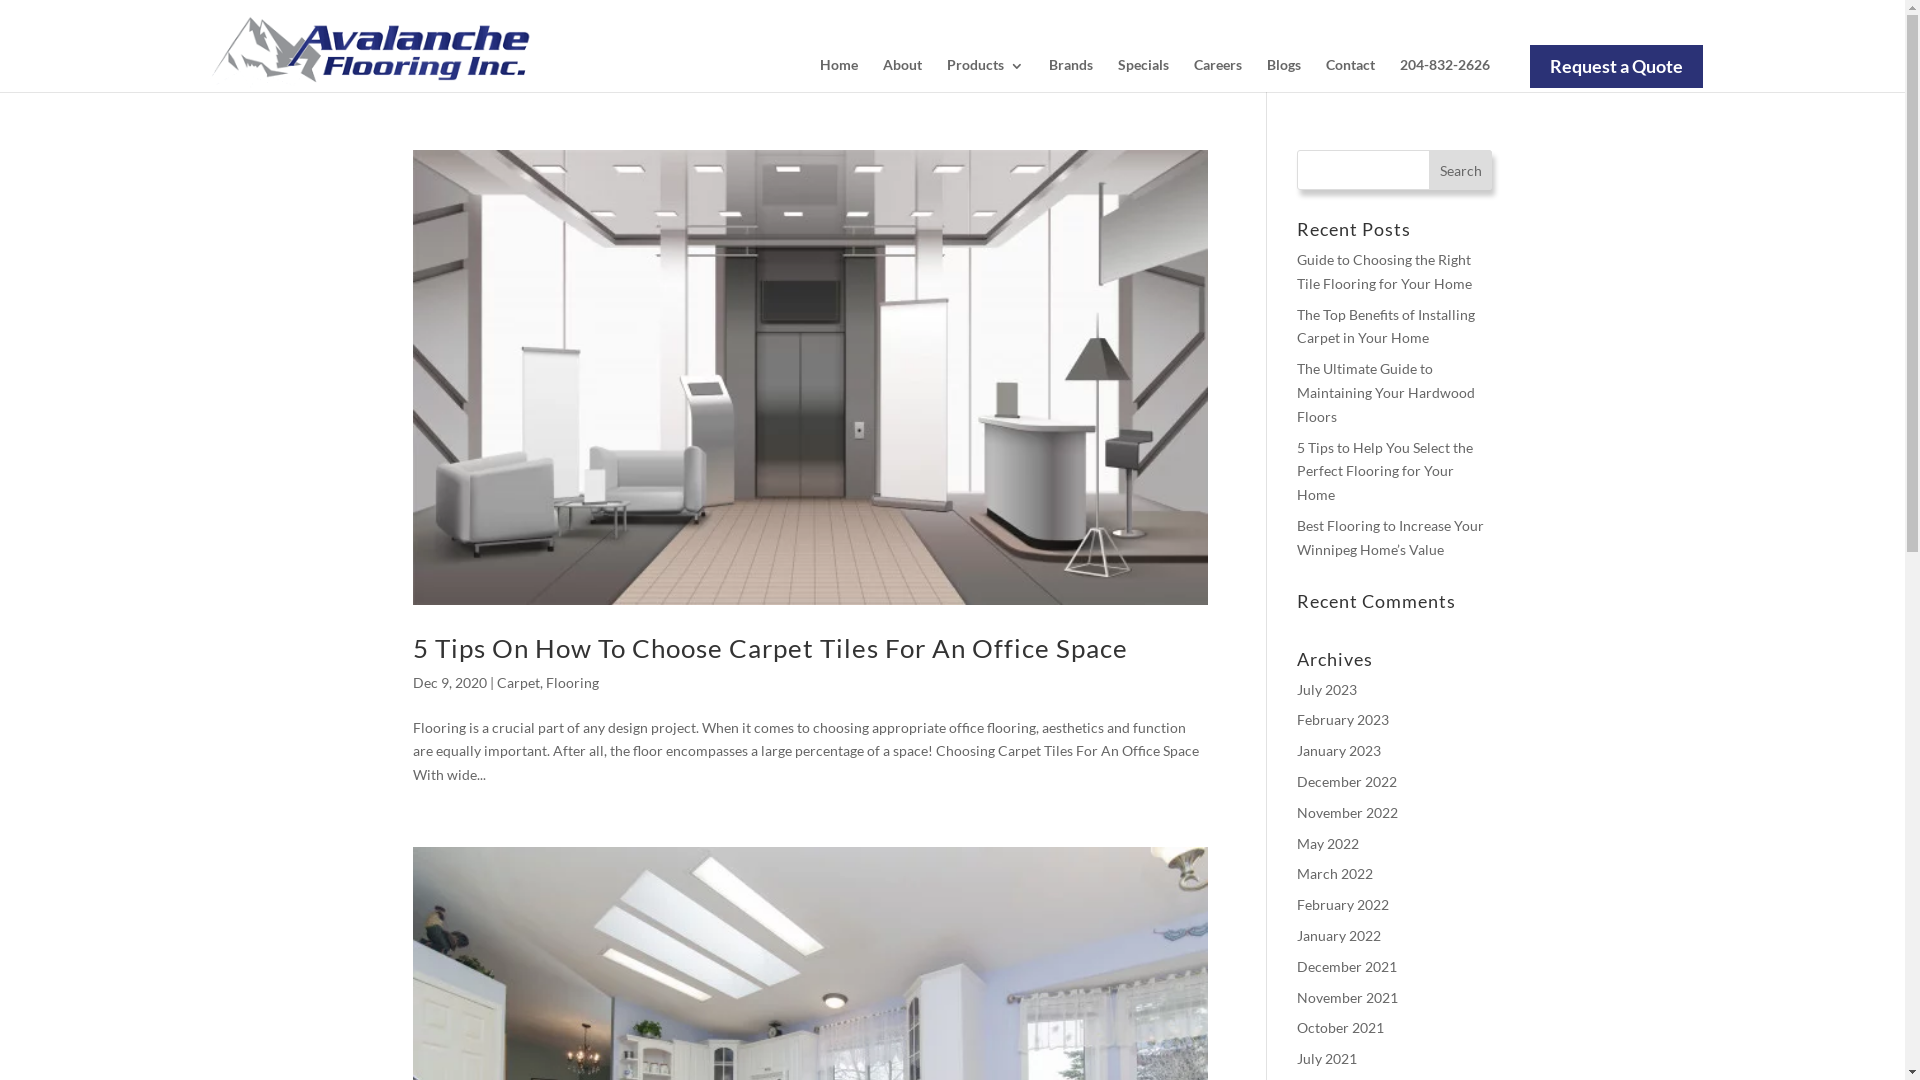 The height and width of the screenshot is (1080, 1920). I want to click on '204-832-2626', so click(1399, 67).